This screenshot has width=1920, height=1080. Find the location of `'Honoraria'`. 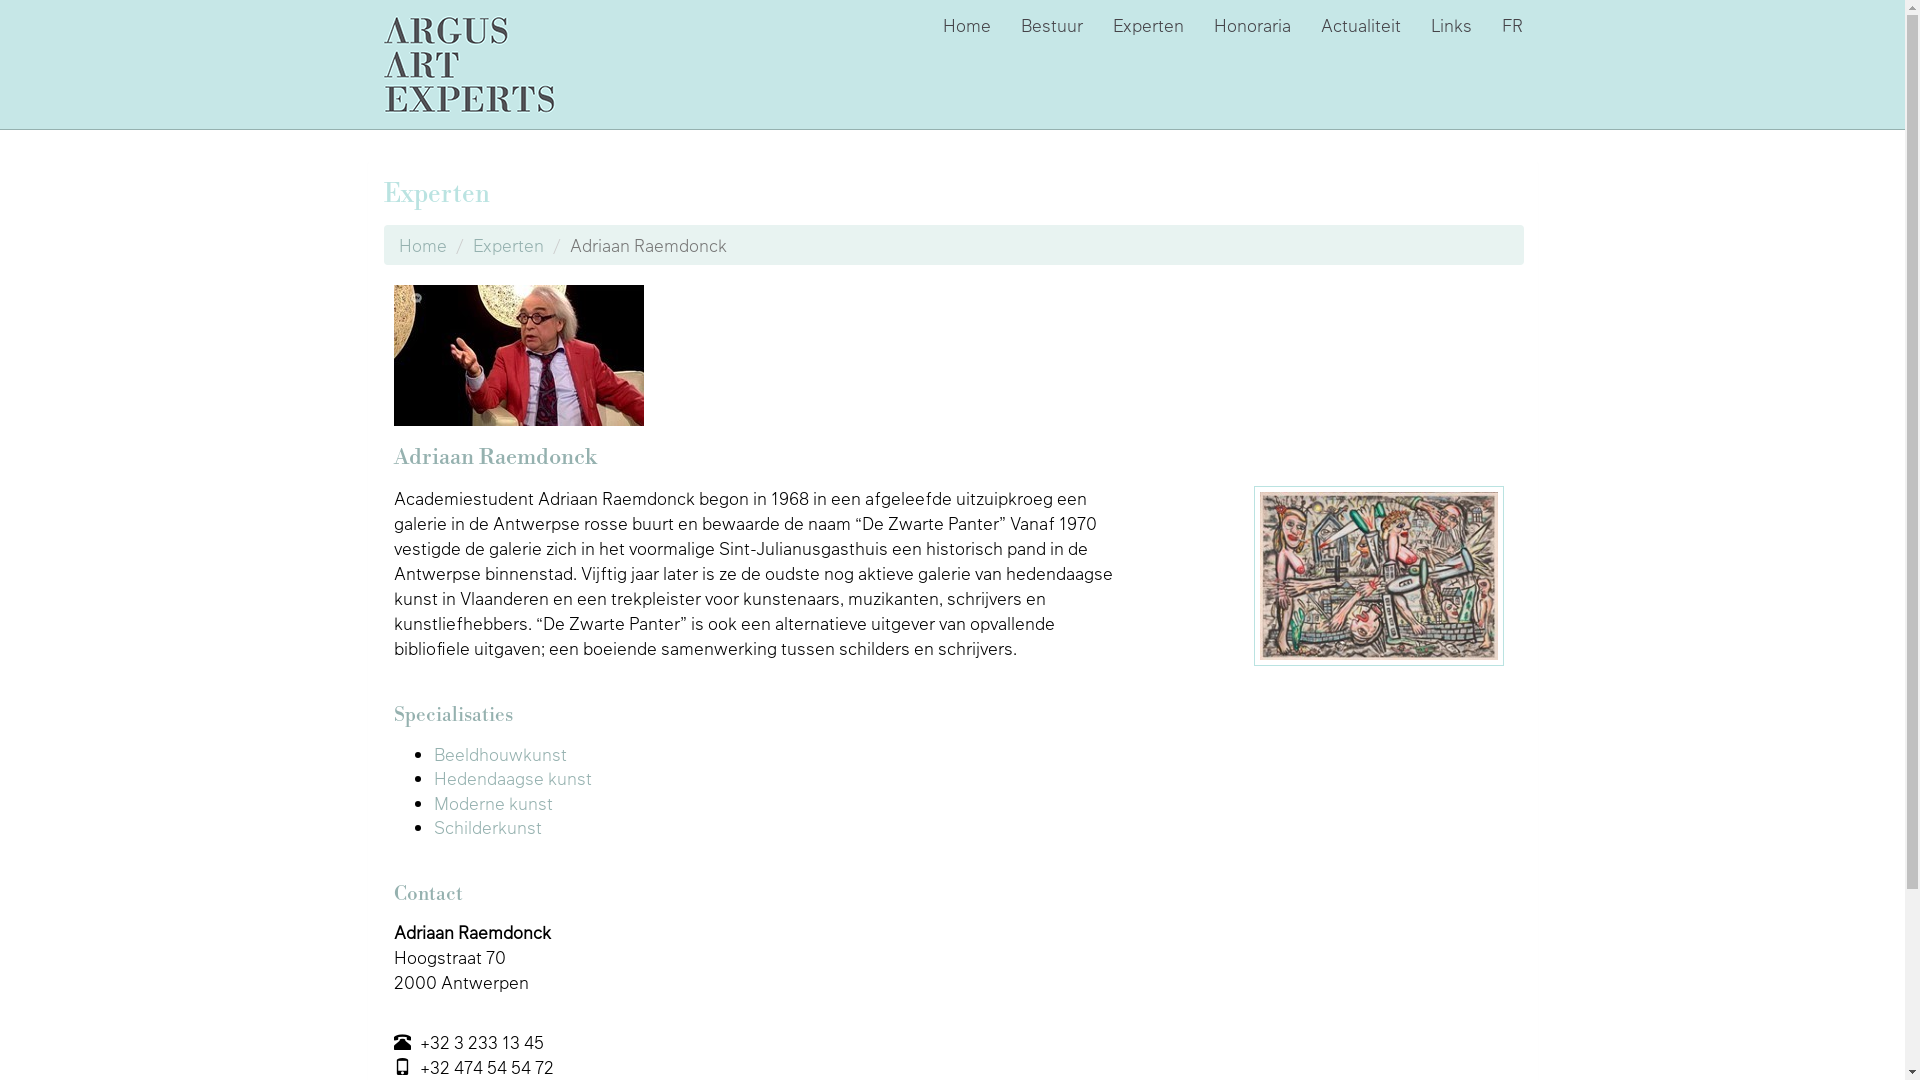

'Honoraria' is located at coordinates (1198, 24).